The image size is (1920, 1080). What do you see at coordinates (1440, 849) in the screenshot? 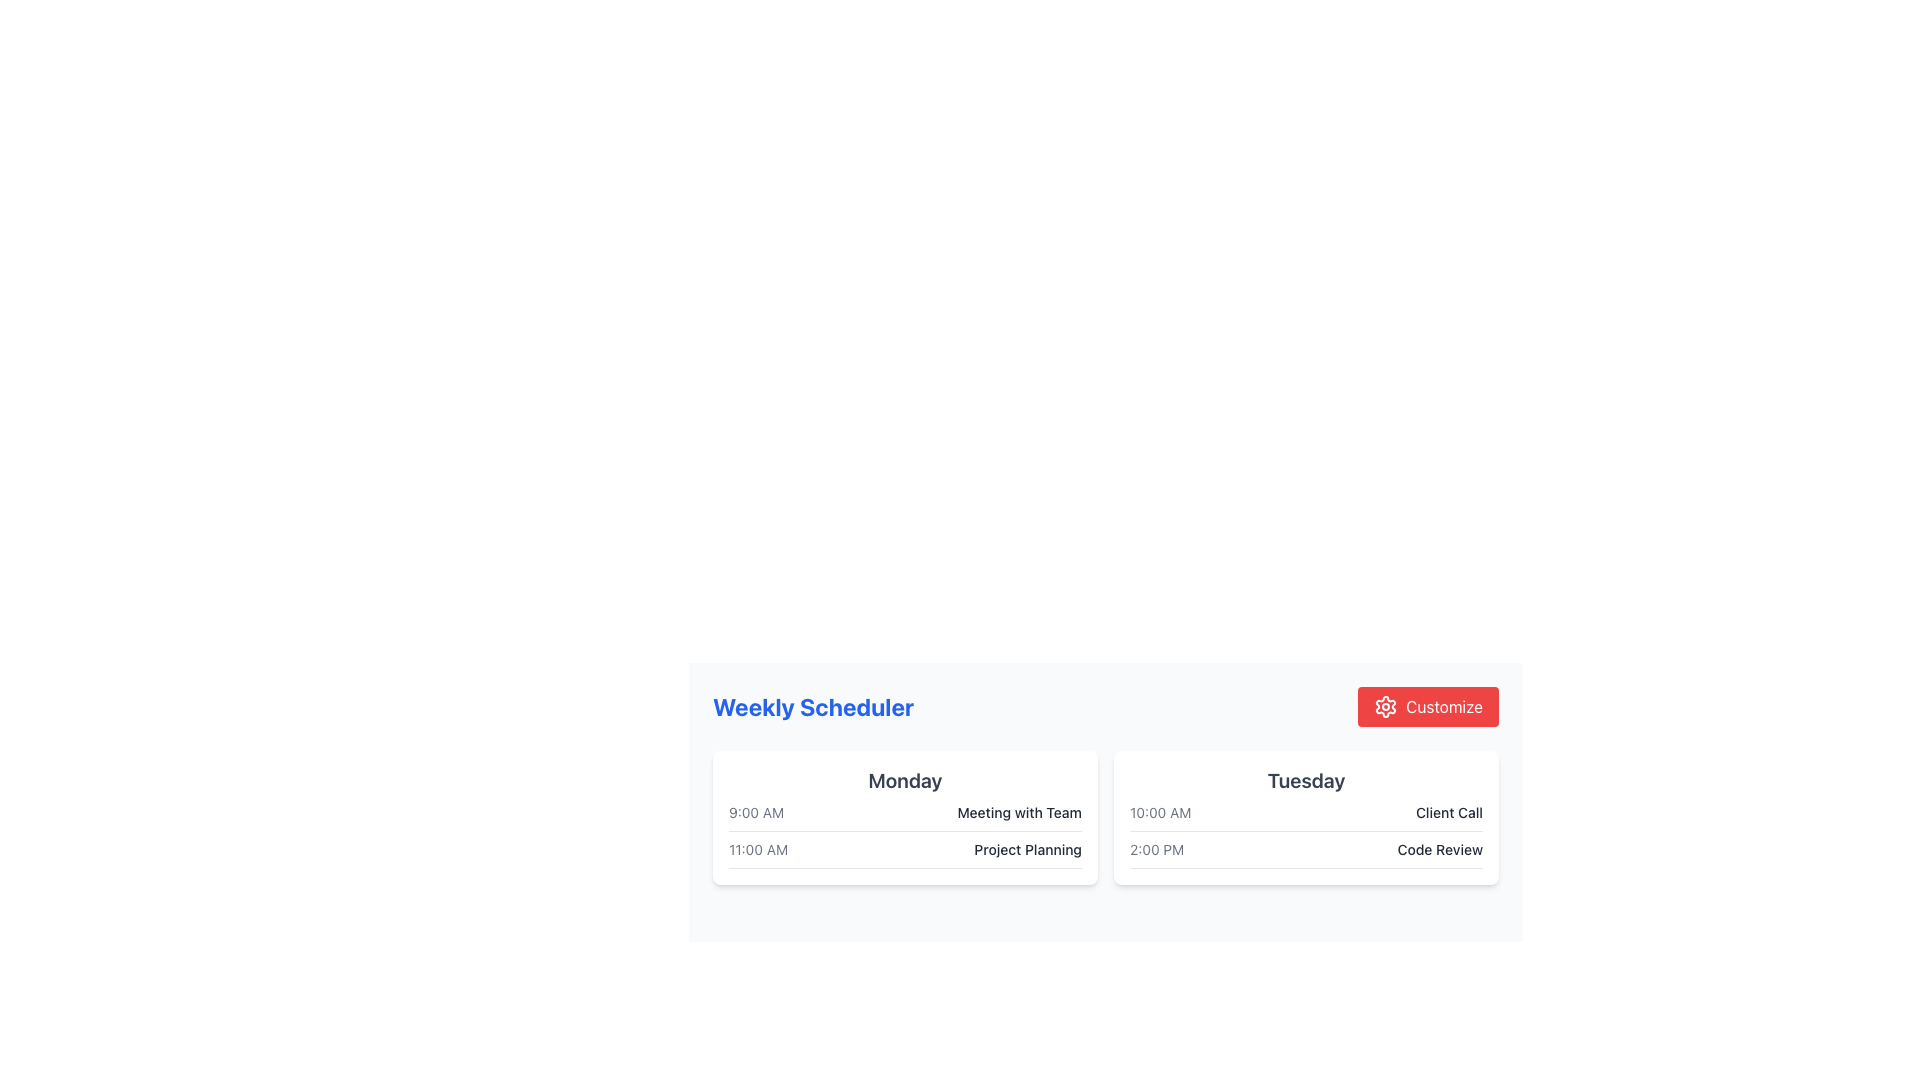
I see `the text label displaying 'Code Review' located under the 'Tuesday' heading in the schedule entry for the '2:00 PM' time slot` at bounding box center [1440, 849].